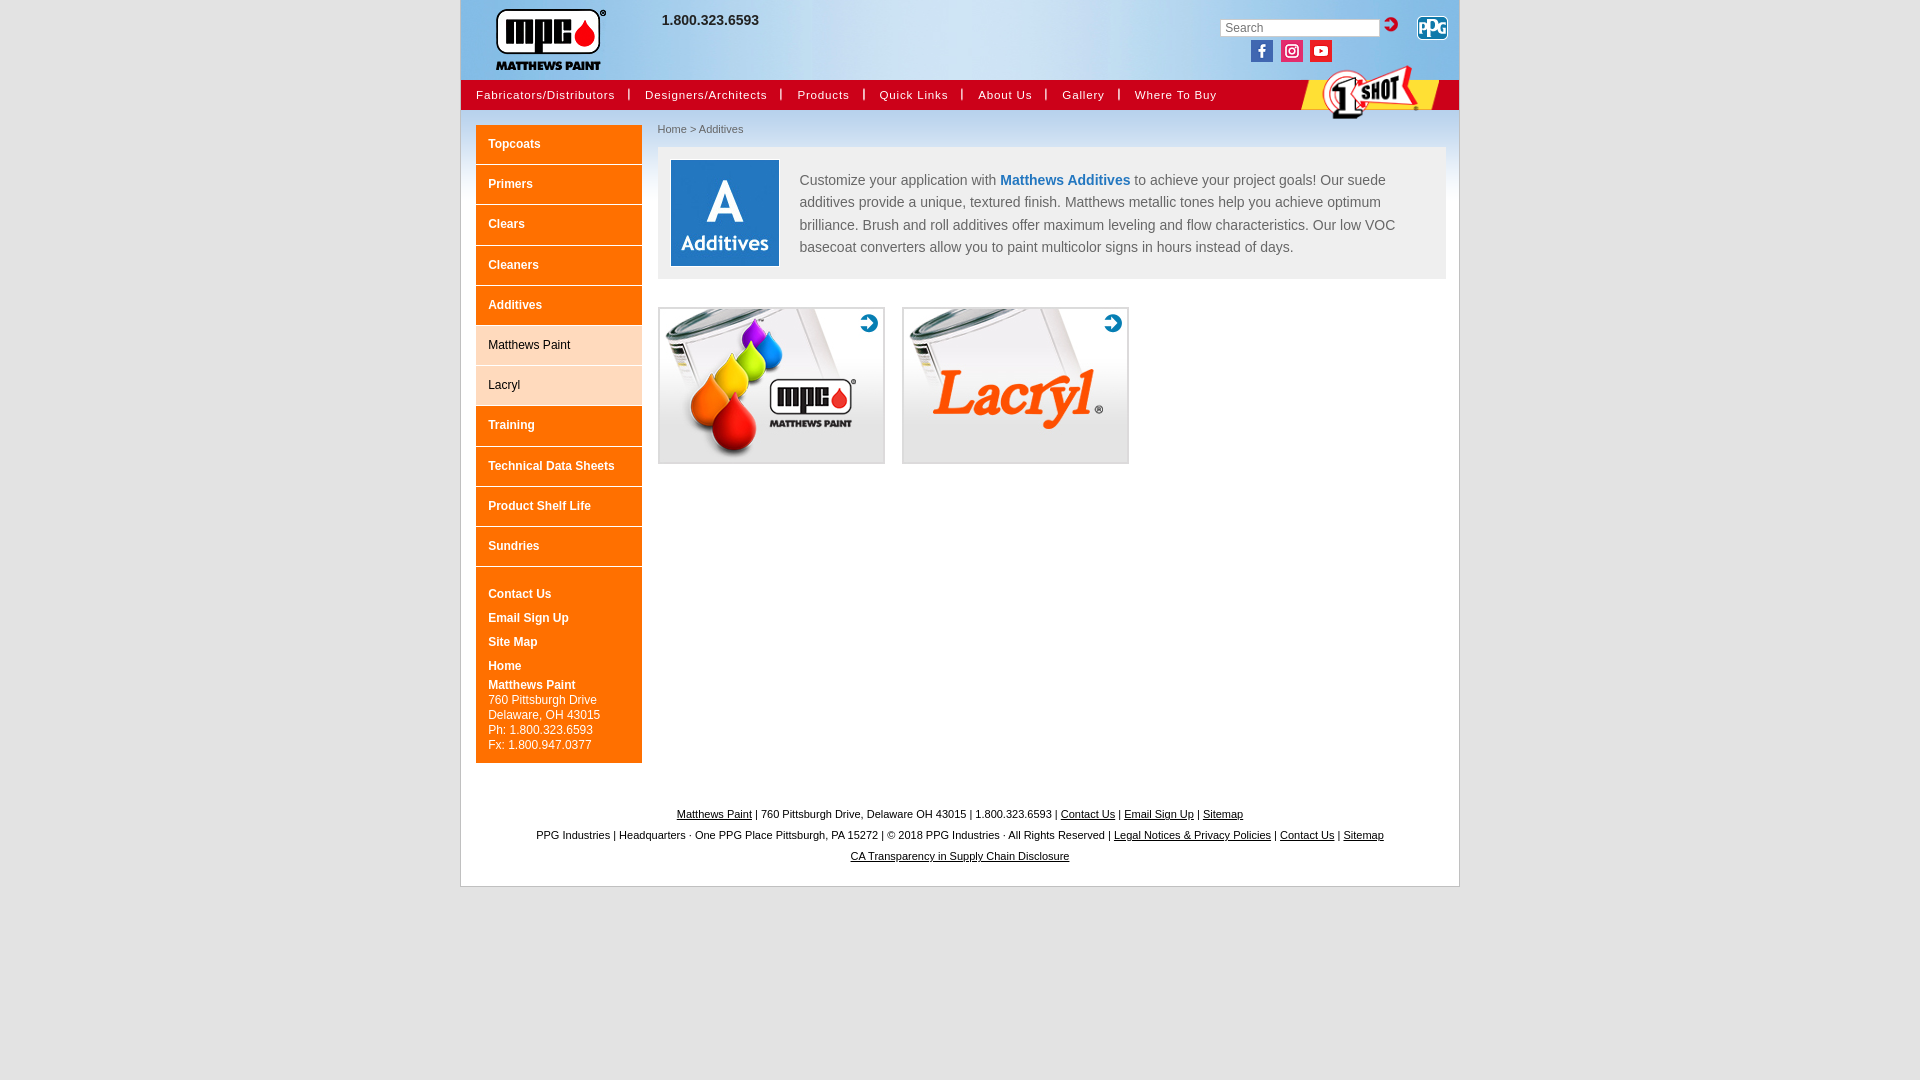 This screenshot has height=1080, width=1920. Describe the element at coordinates (705, 95) in the screenshot. I see `'Designers/Architects'` at that location.